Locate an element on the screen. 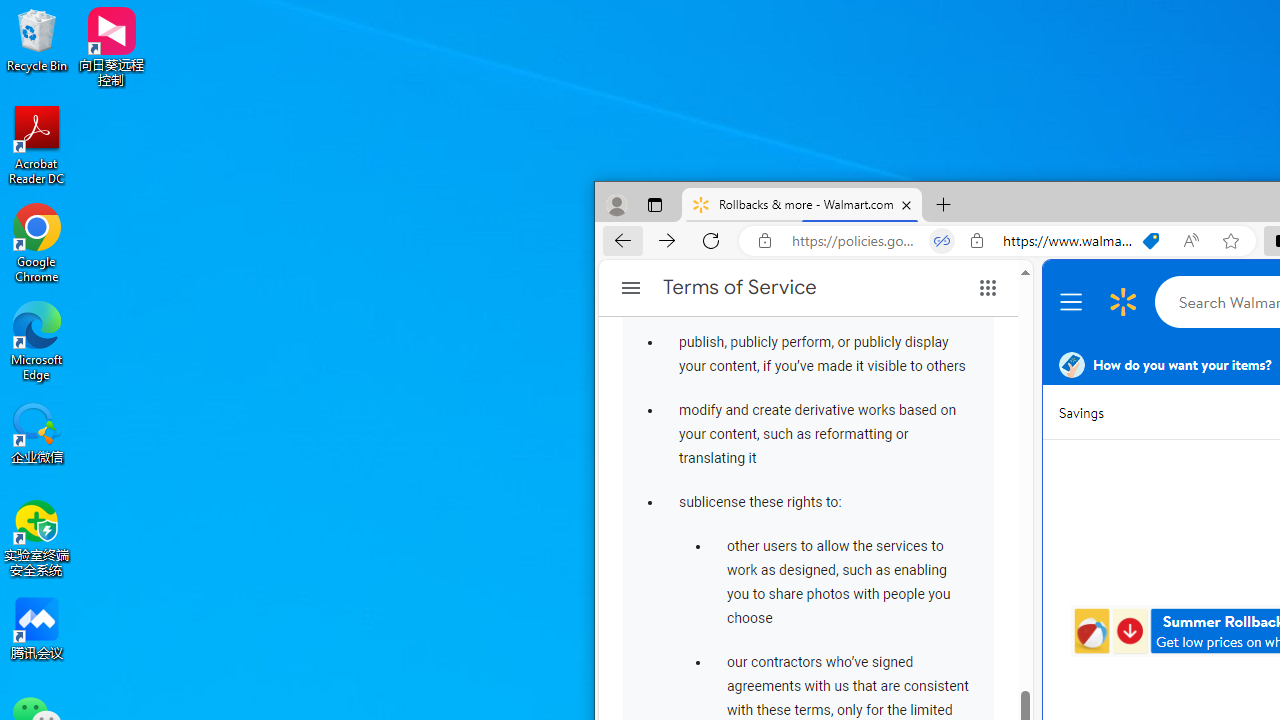 This screenshot has width=1280, height=720. 'Microsoft Edge' is located at coordinates (37, 340).